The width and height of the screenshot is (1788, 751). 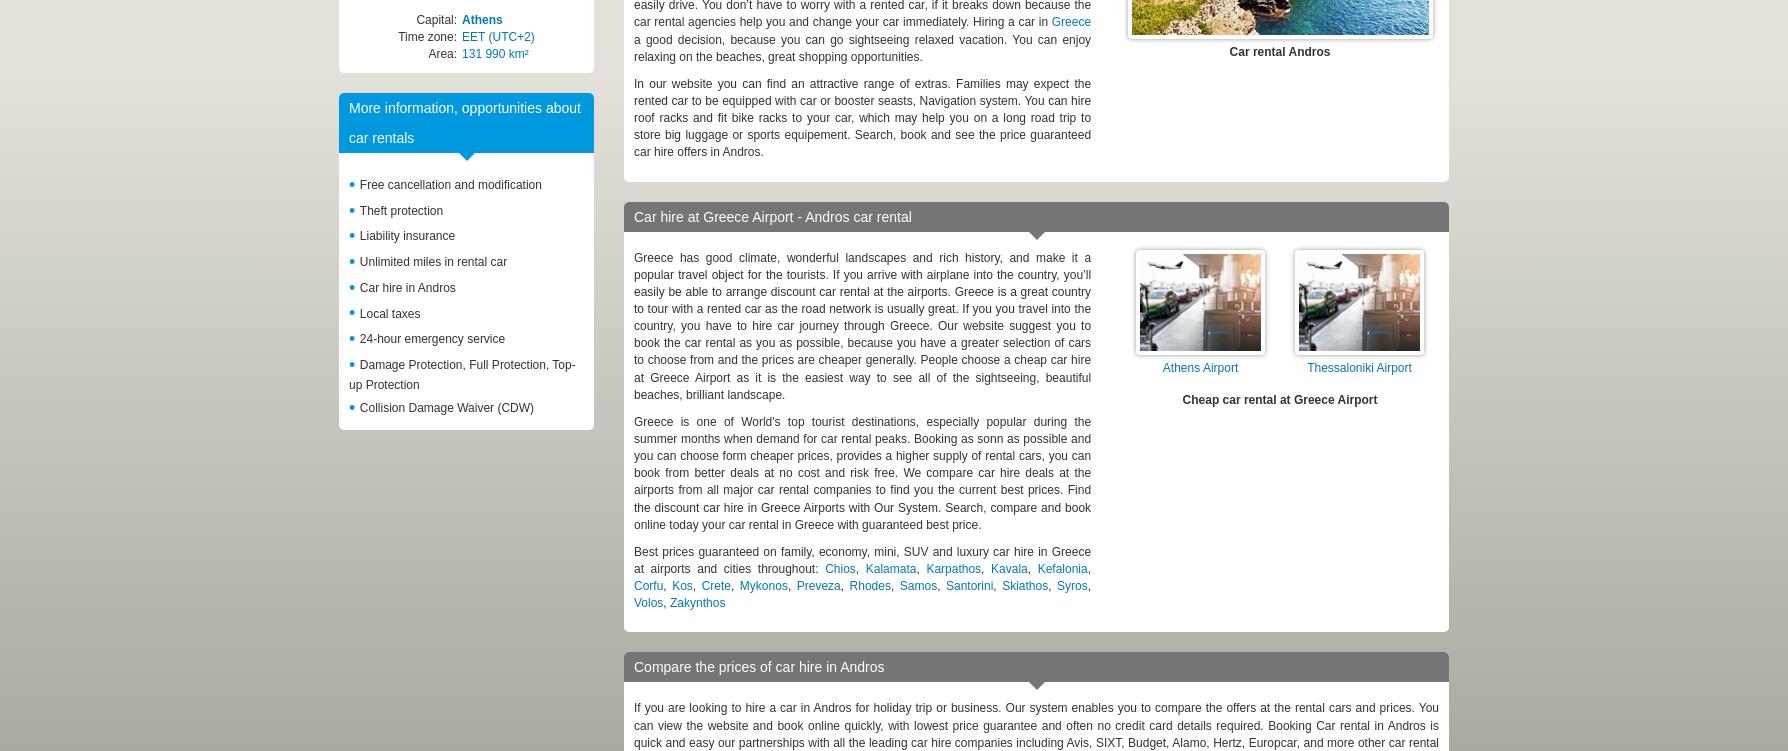 What do you see at coordinates (889, 566) in the screenshot?
I see `'Kalamata'` at bounding box center [889, 566].